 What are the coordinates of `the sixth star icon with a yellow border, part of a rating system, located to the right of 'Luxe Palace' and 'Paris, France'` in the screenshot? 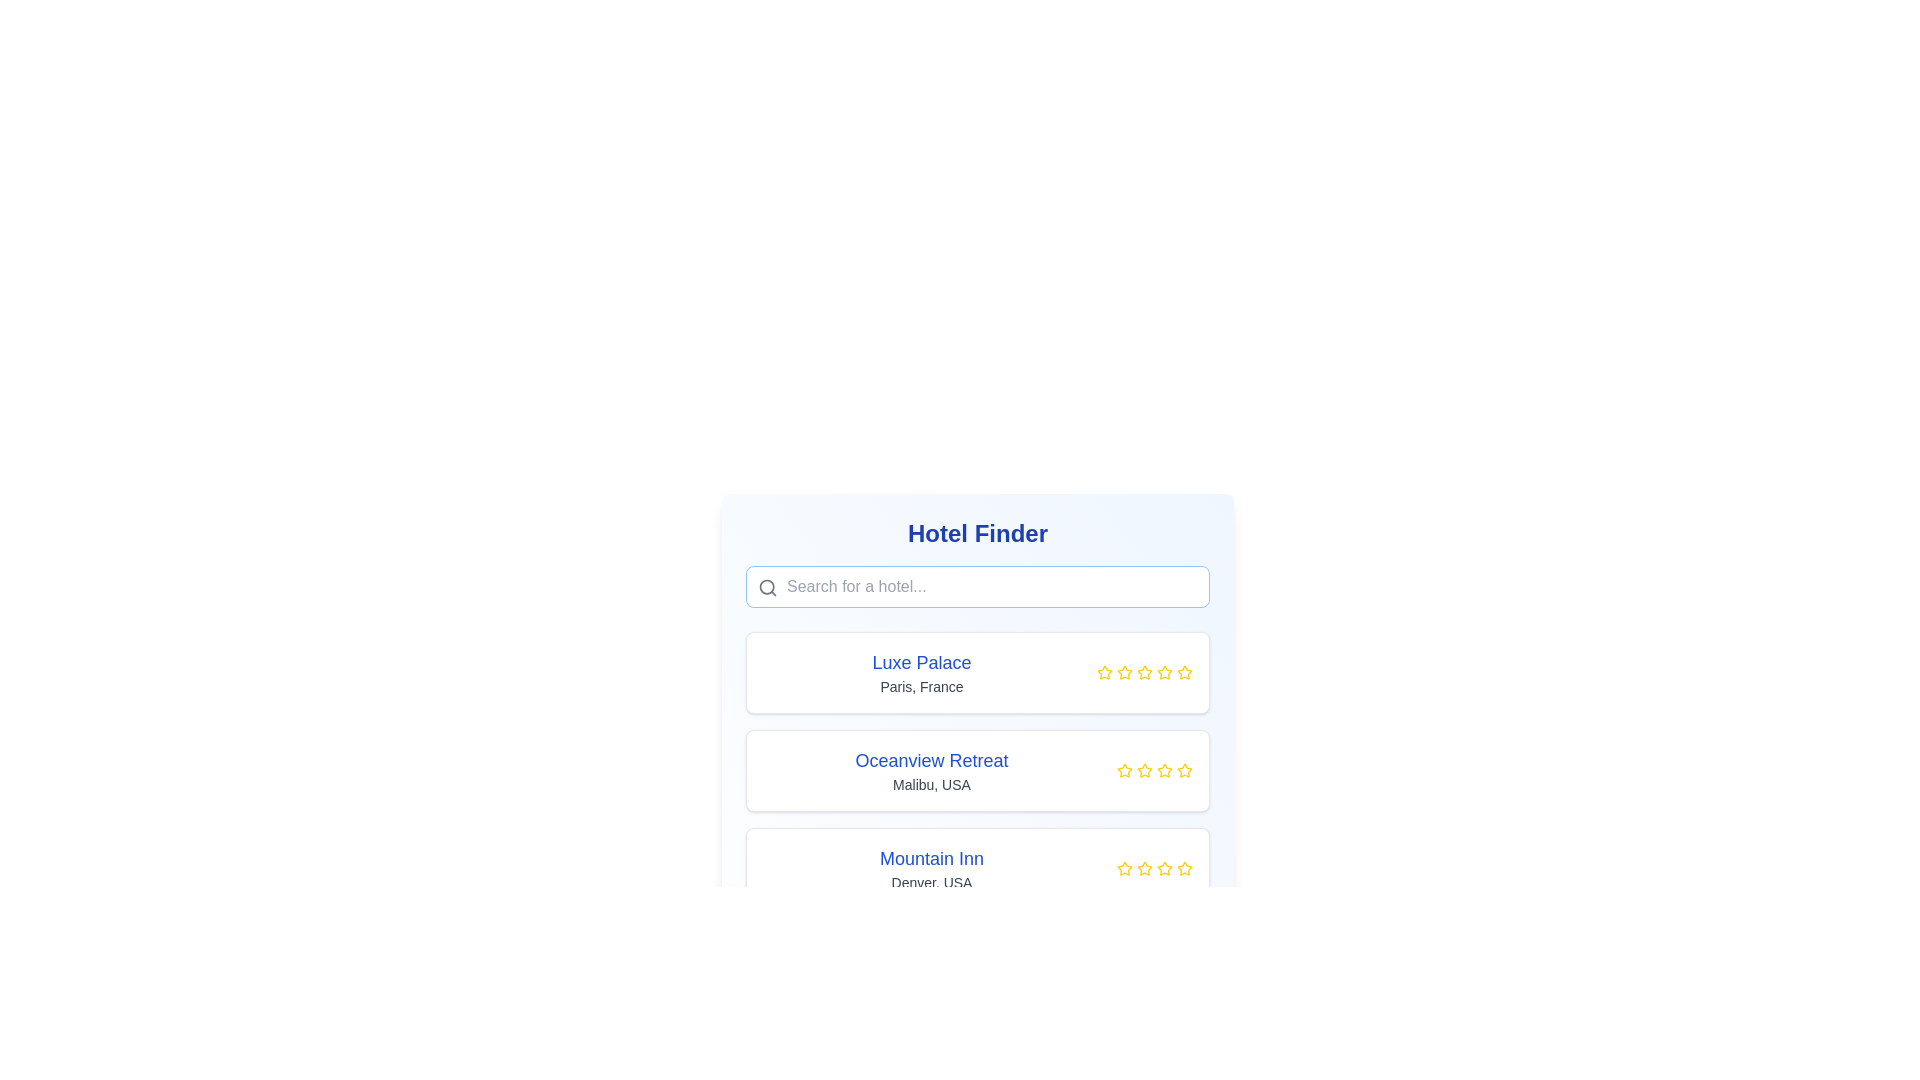 It's located at (1165, 672).